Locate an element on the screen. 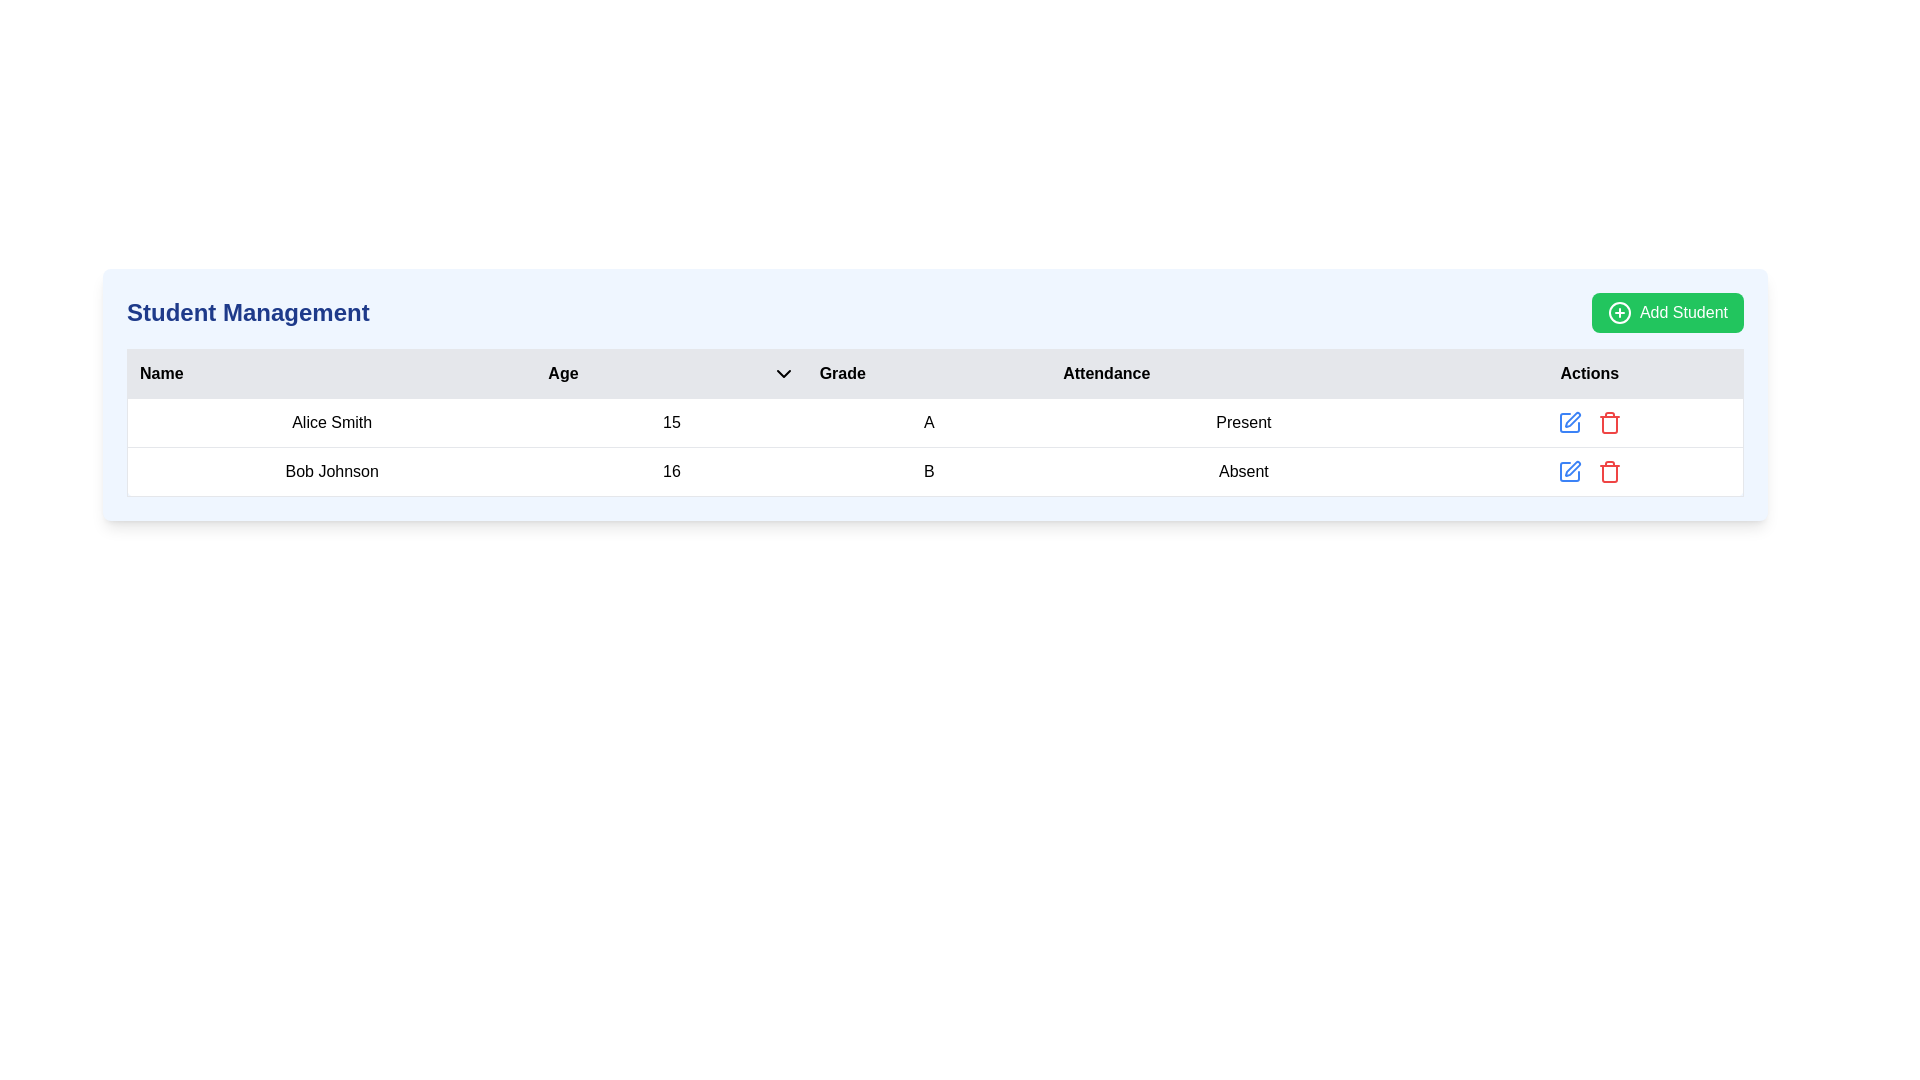 Image resolution: width=1920 pixels, height=1080 pixels. value of the centered letter 'A' displayed in the 'Grade' column for the row corresponding to 'Alice Smith' in the table is located at coordinates (928, 422).